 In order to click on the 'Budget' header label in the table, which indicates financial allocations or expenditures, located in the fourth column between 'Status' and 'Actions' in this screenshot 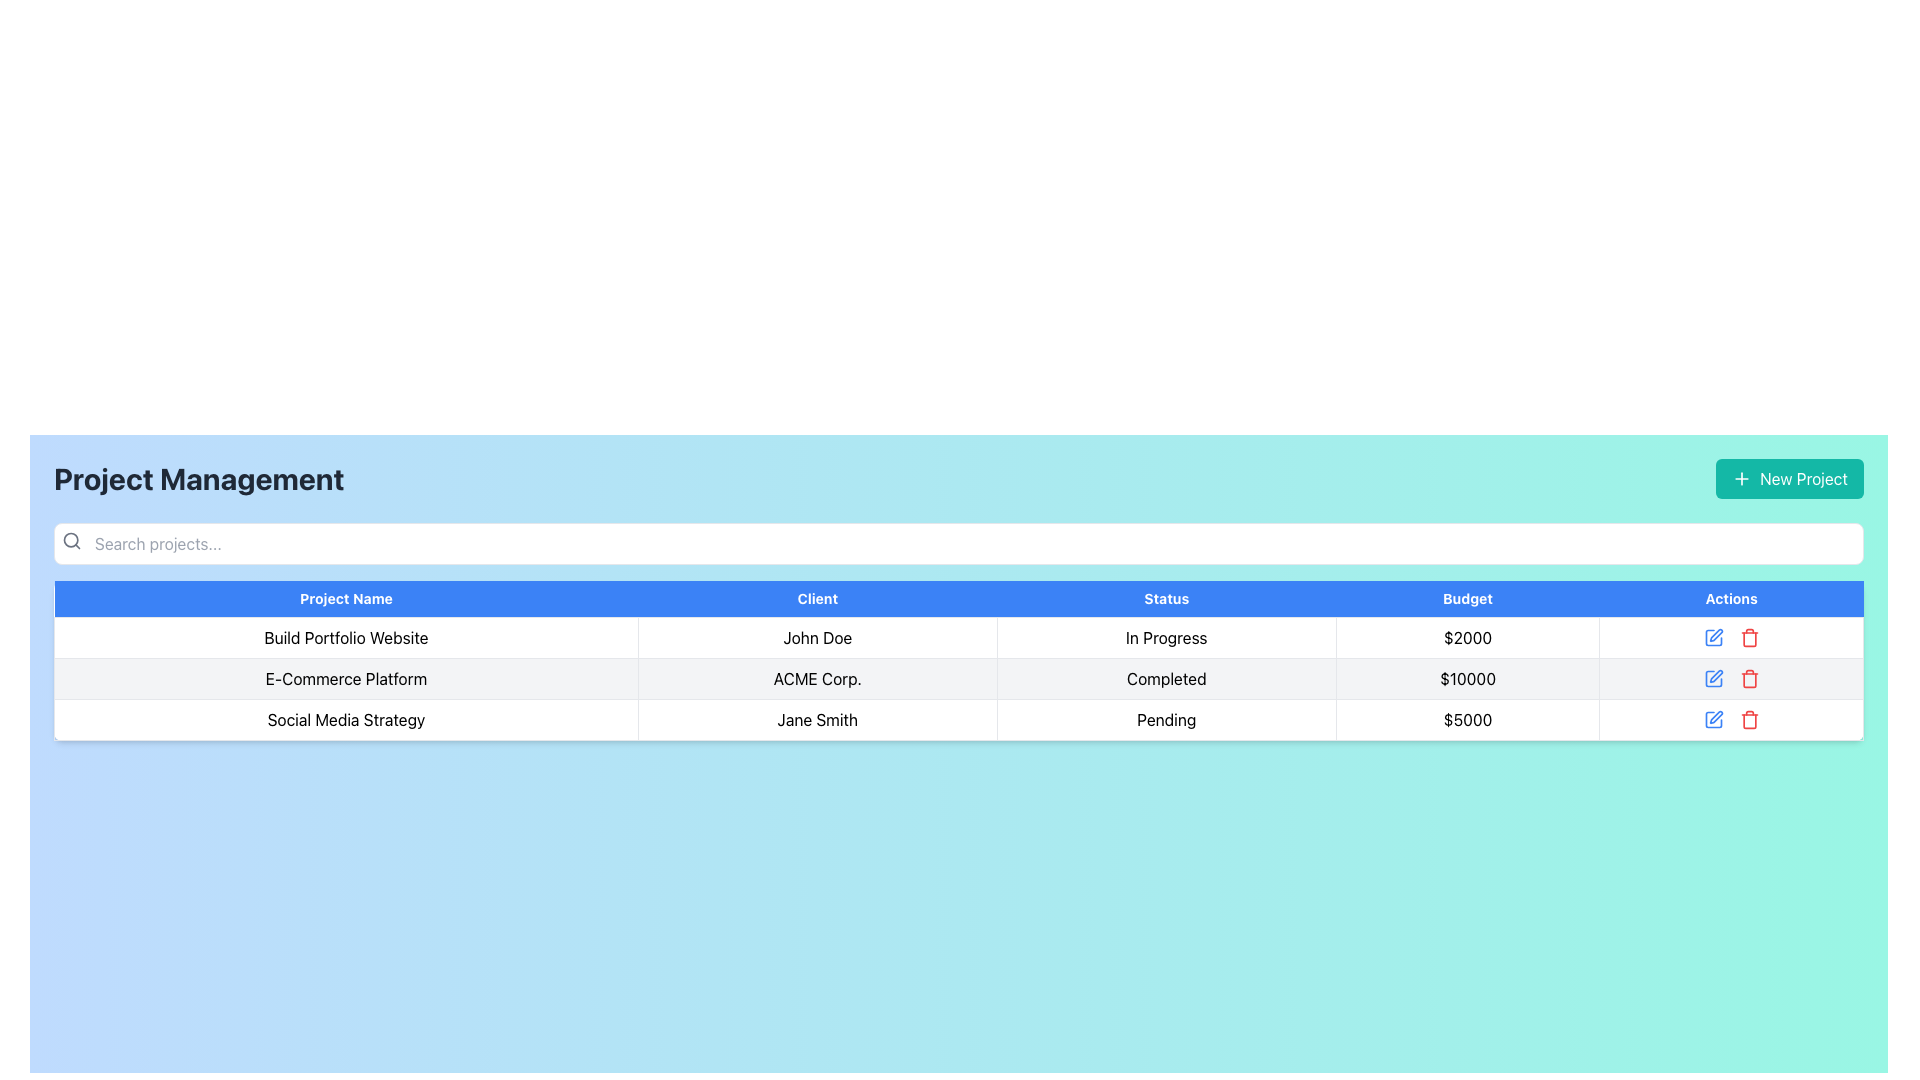, I will do `click(1468, 598)`.